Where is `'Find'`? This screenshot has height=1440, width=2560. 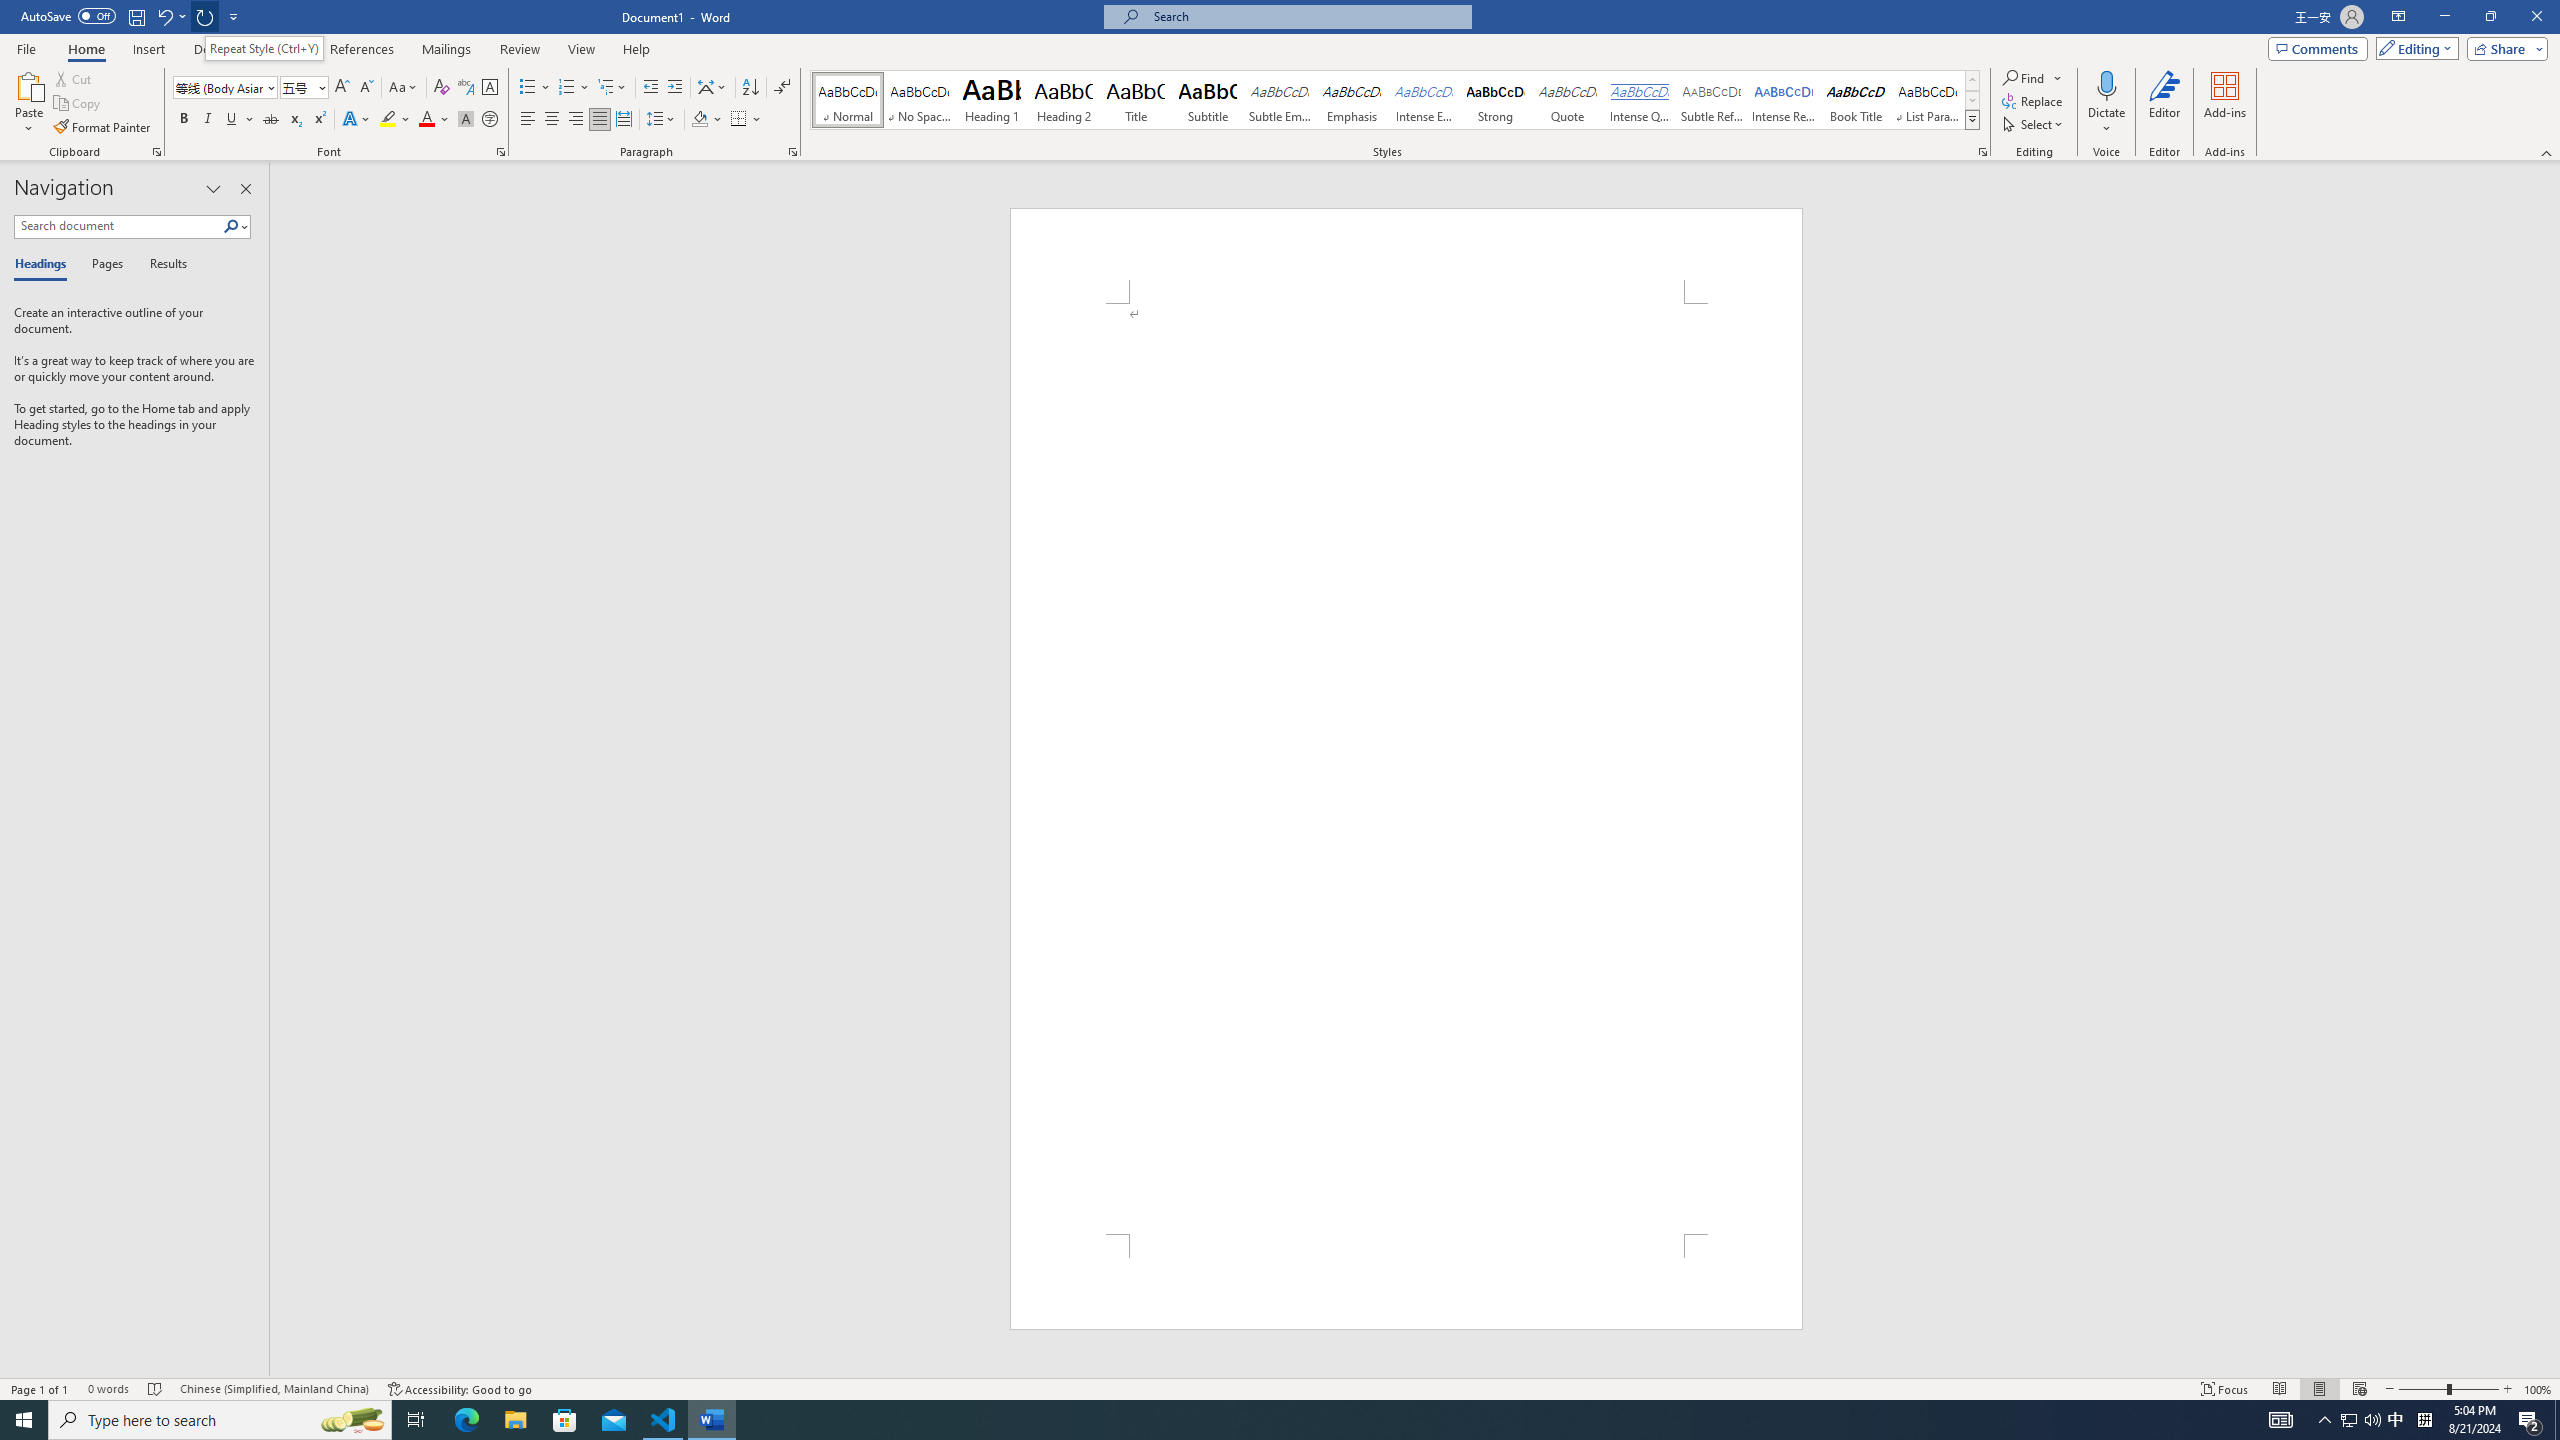
'Find' is located at coordinates (2023, 77).